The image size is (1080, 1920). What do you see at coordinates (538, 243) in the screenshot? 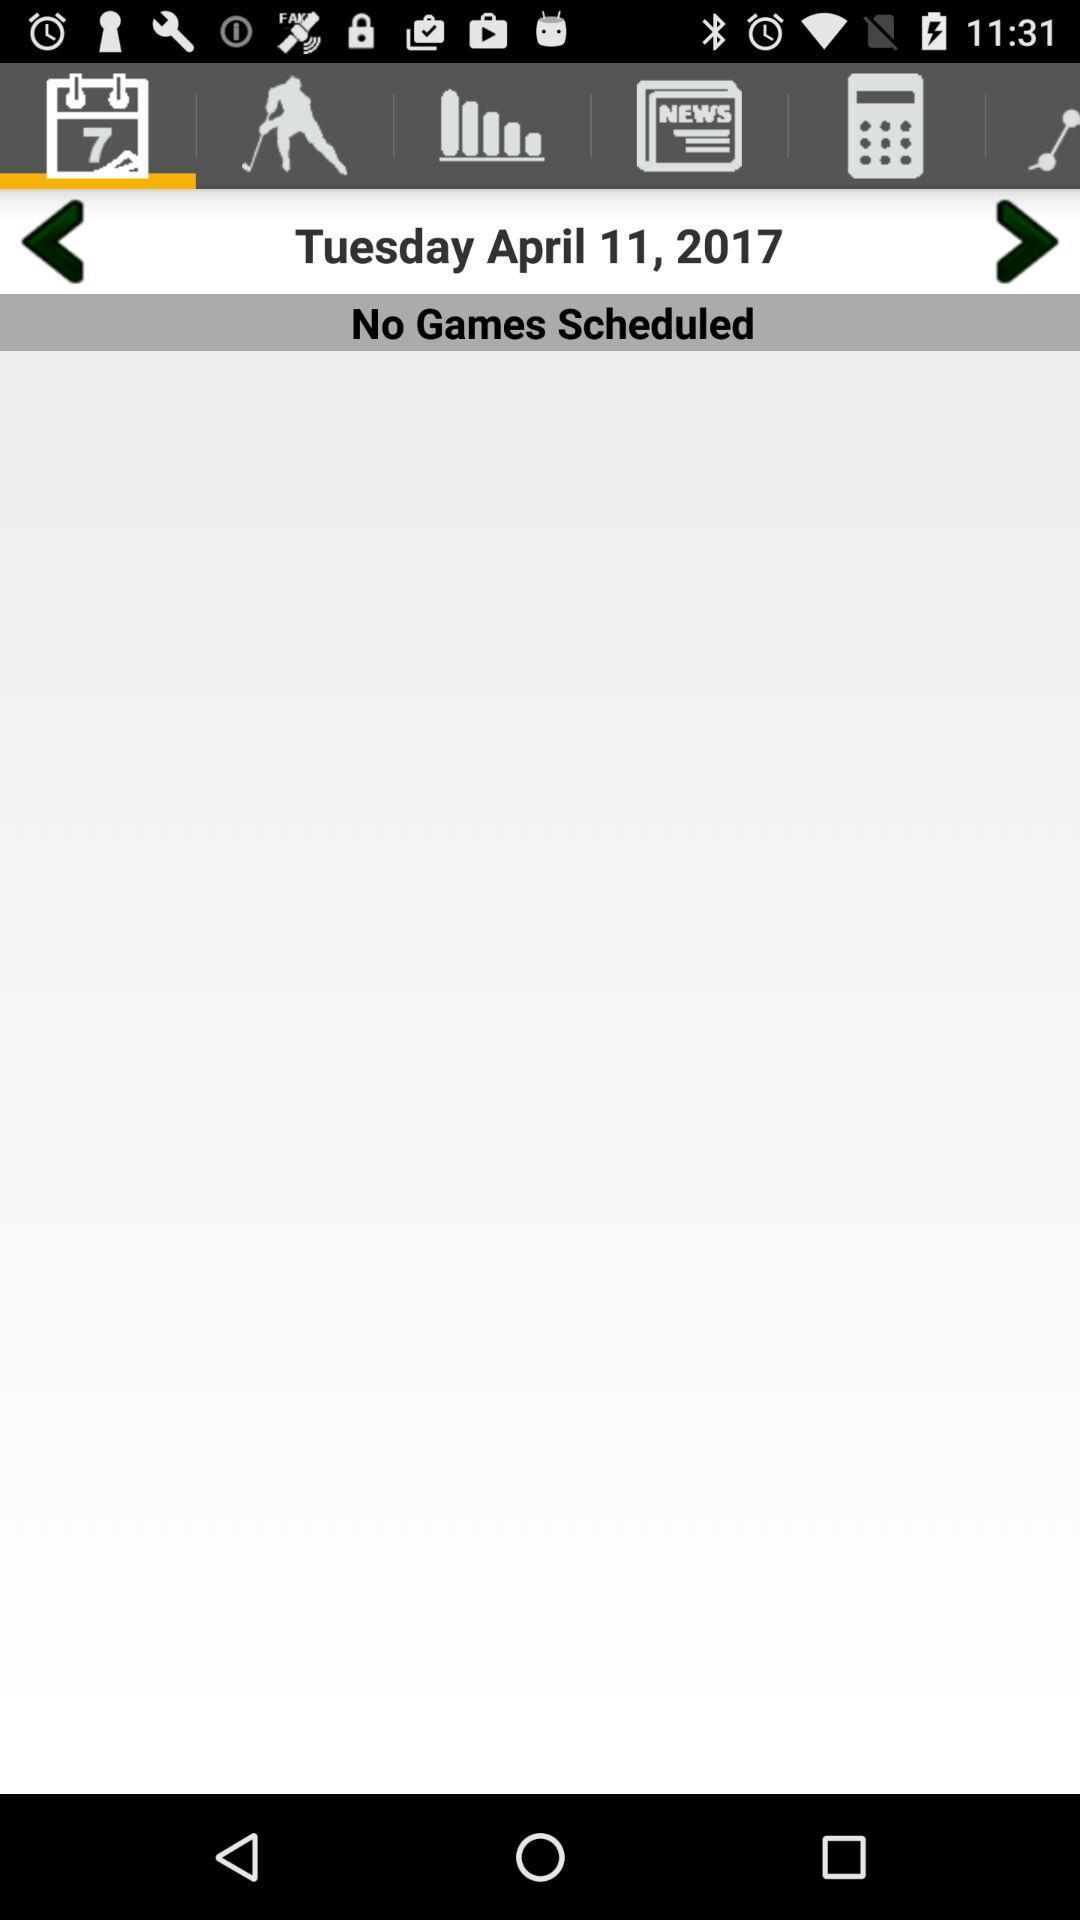
I see `the app above no games scheduled` at bounding box center [538, 243].